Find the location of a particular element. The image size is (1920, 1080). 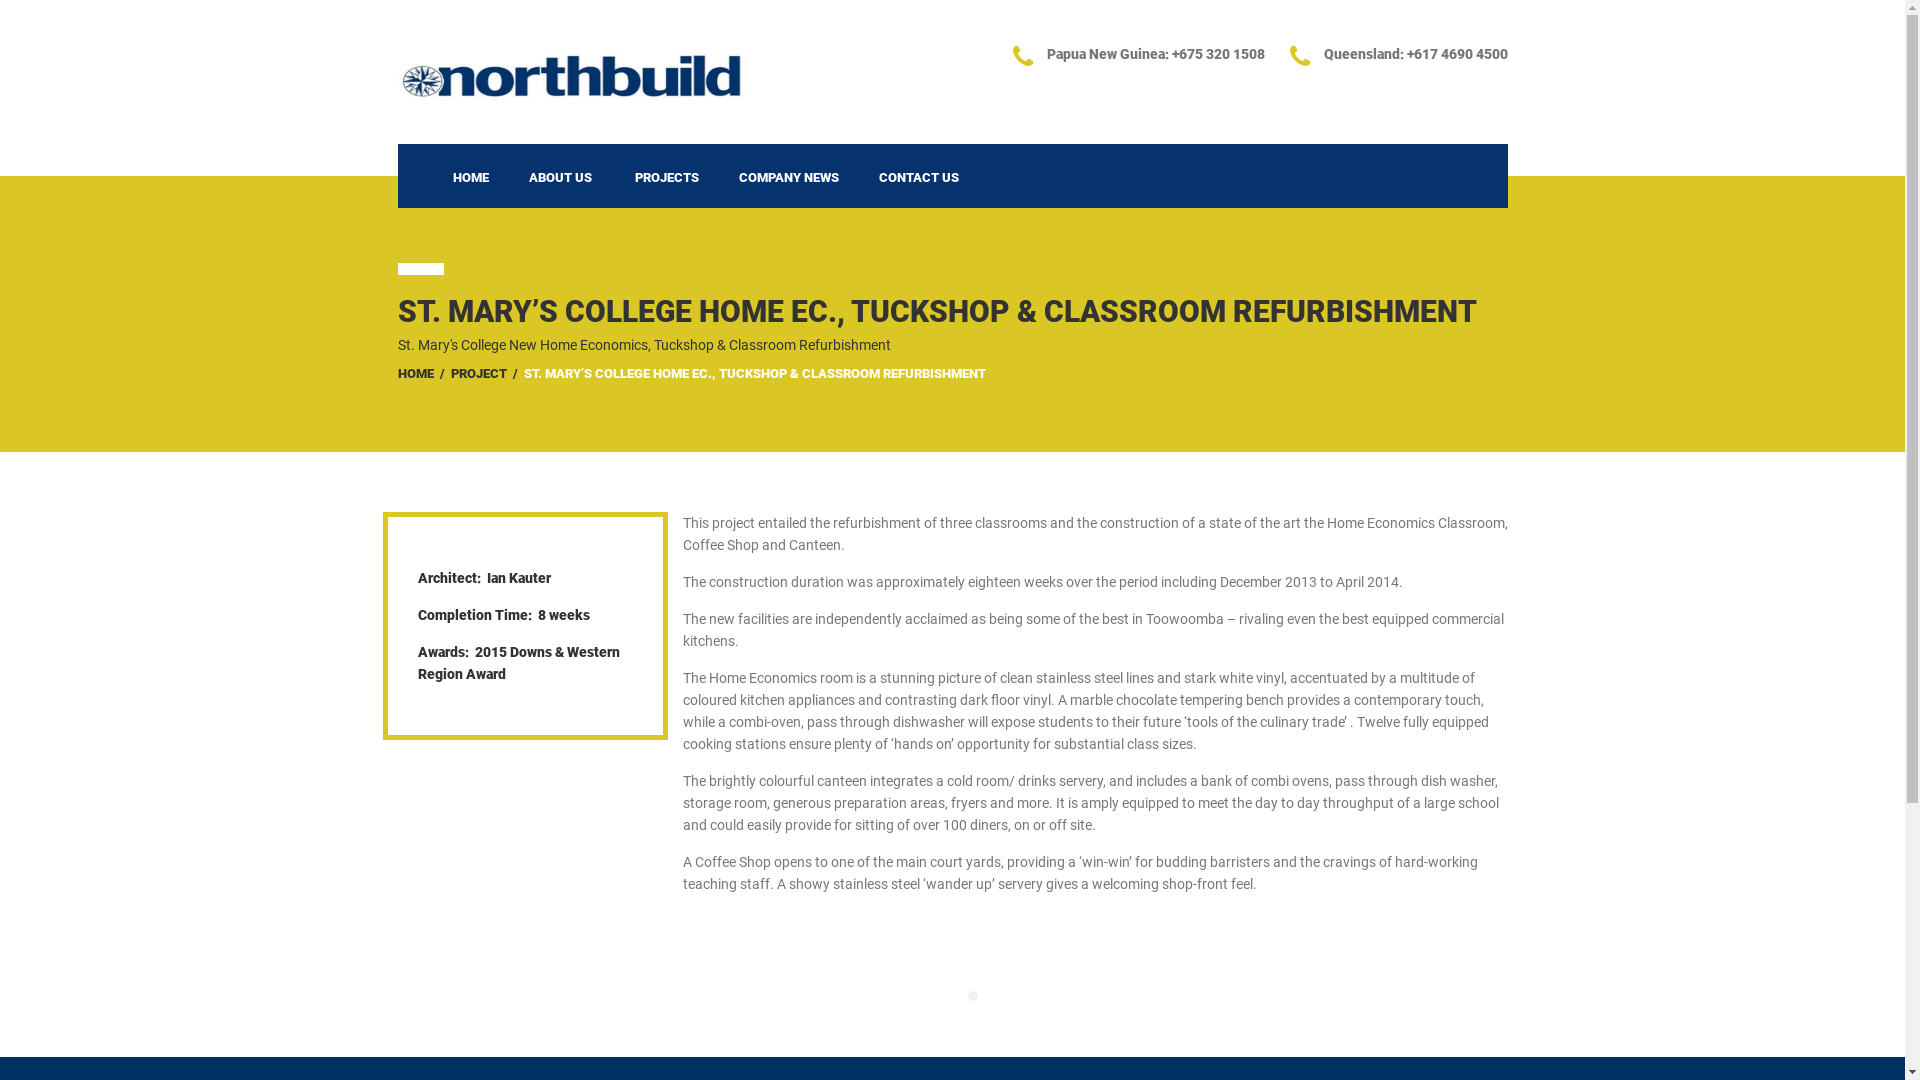

'PROJECTS' is located at coordinates (666, 175).